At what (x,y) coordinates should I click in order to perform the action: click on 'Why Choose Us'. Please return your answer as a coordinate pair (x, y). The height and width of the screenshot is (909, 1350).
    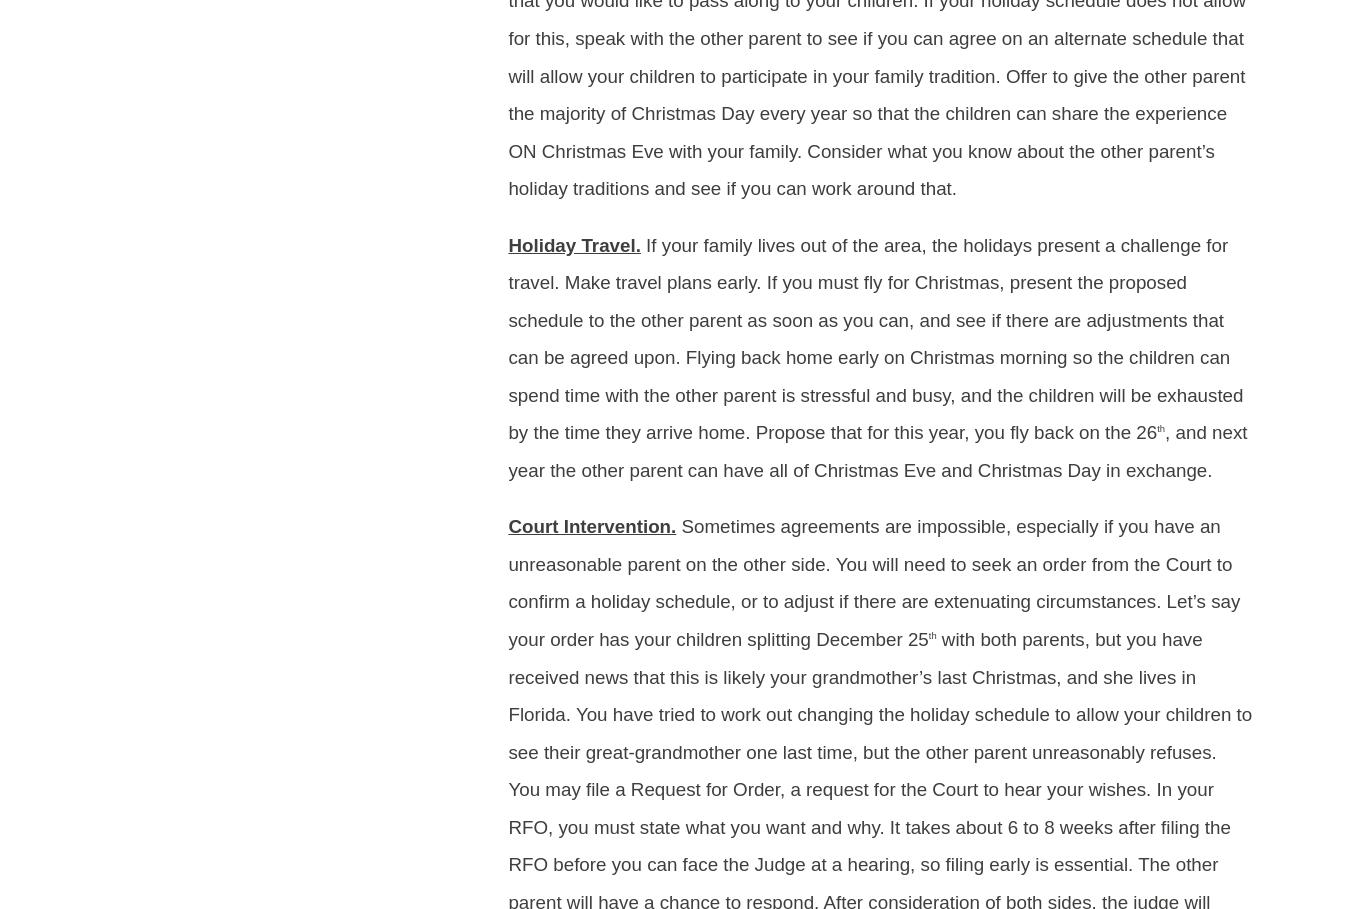
    Looking at the image, I should click on (930, 68).